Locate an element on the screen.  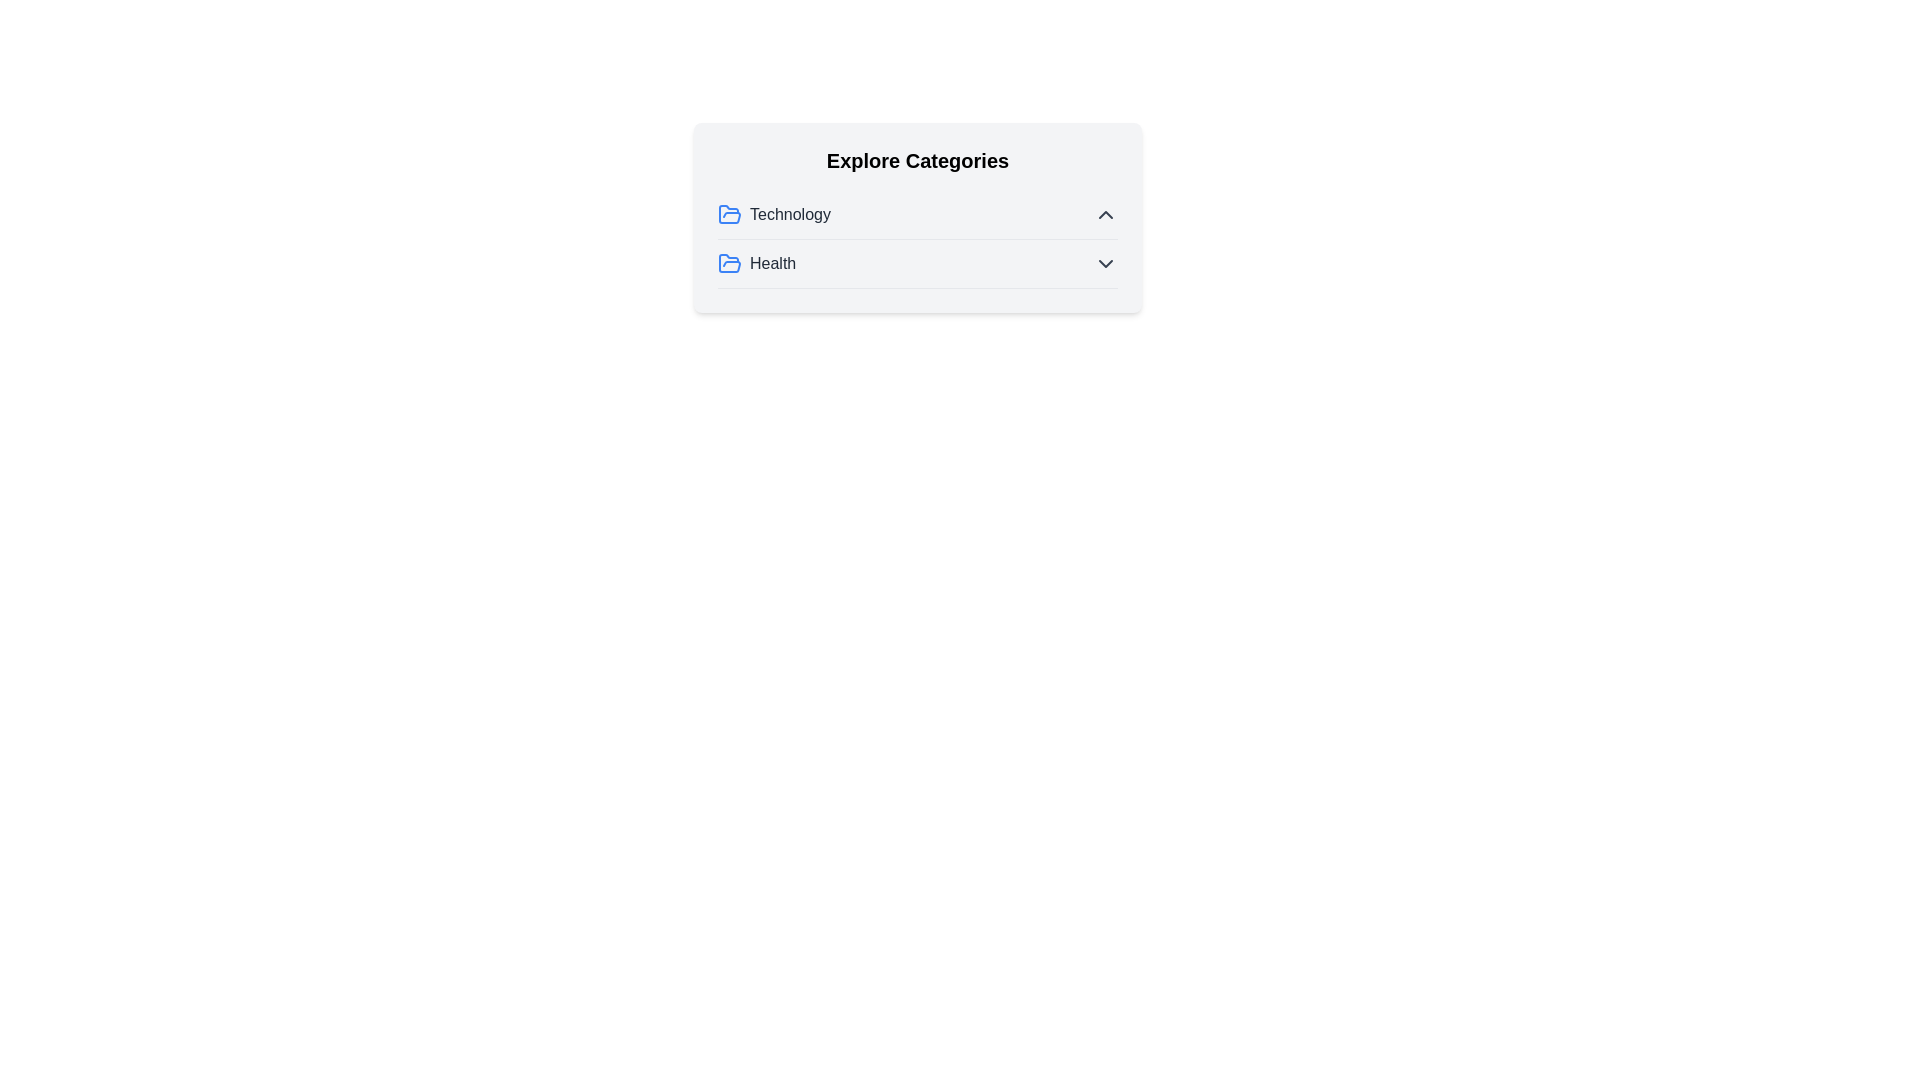
the folder icon next to the category name to observe its visual cue is located at coordinates (728, 215).